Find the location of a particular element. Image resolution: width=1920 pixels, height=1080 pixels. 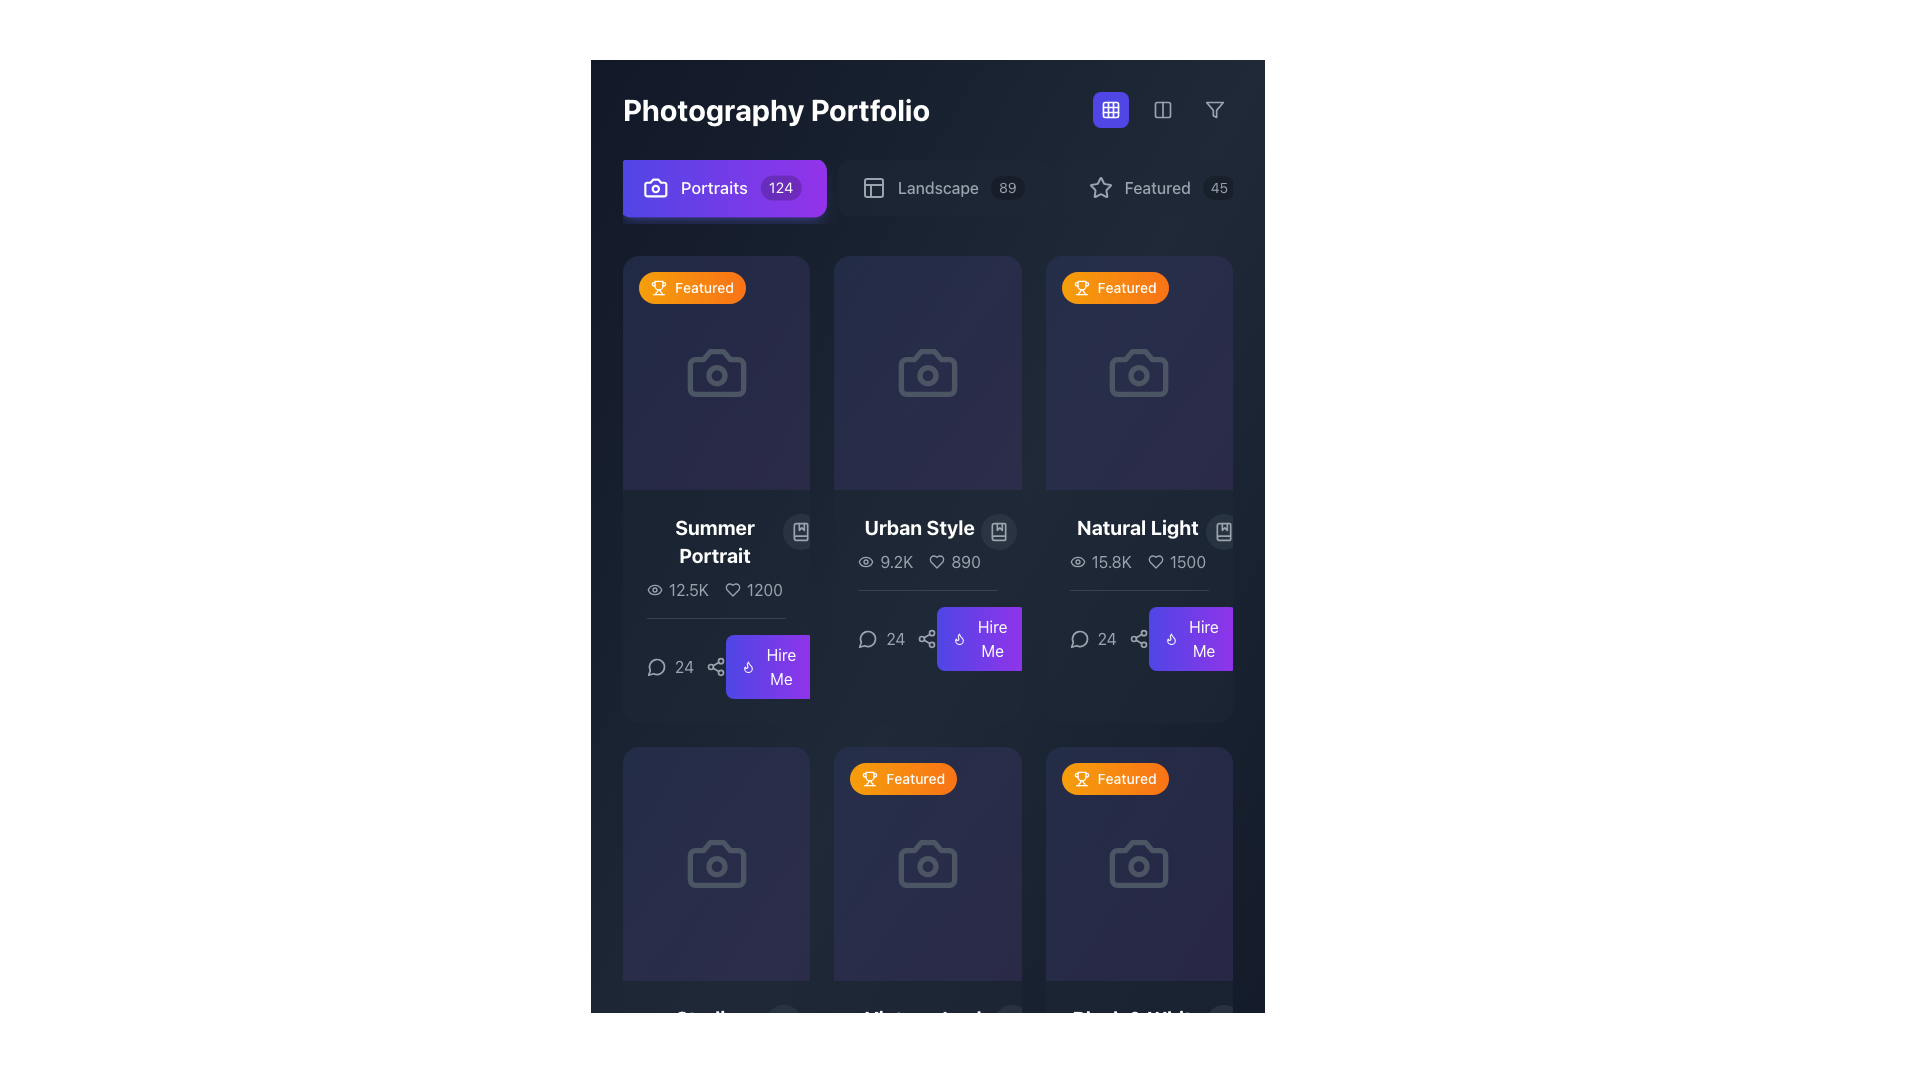

the heart-shaped icon with a hollow appearance located in the bottom-right quadrant of the interface is located at coordinates (731, 589).